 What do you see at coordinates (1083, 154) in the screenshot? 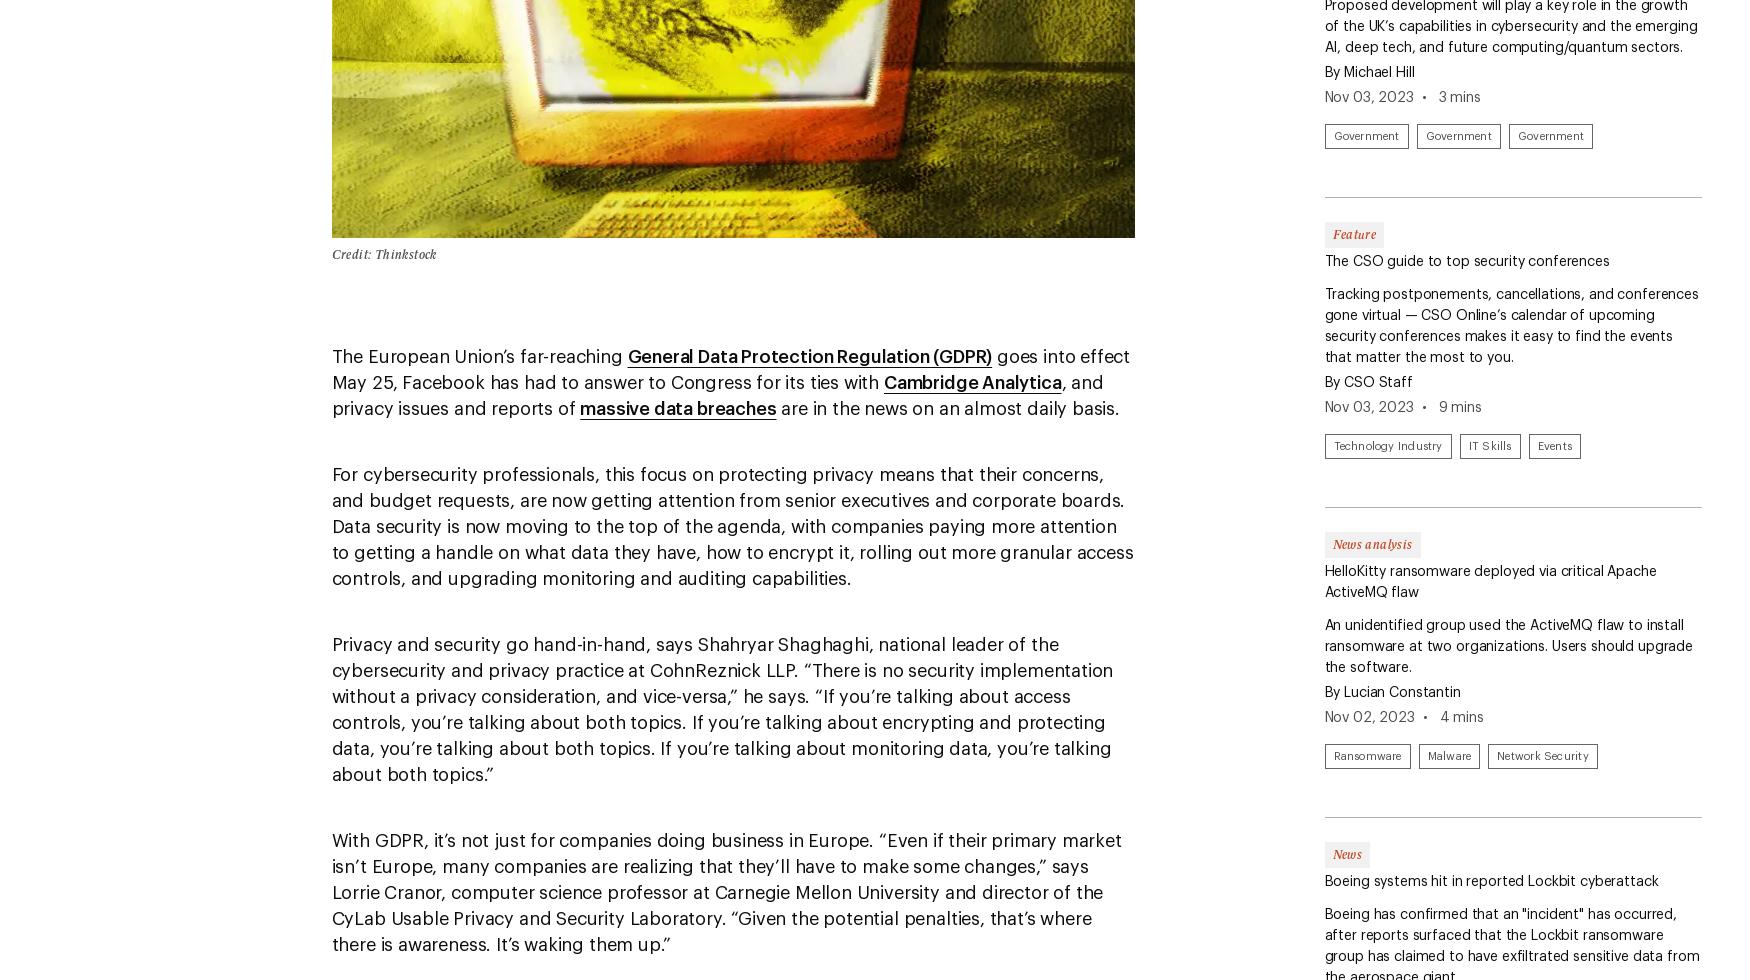
I see `'CSO Executive Sessions Australia with Robbie Whittome, CISO at Curtin University'` at bounding box center [1083, 154].